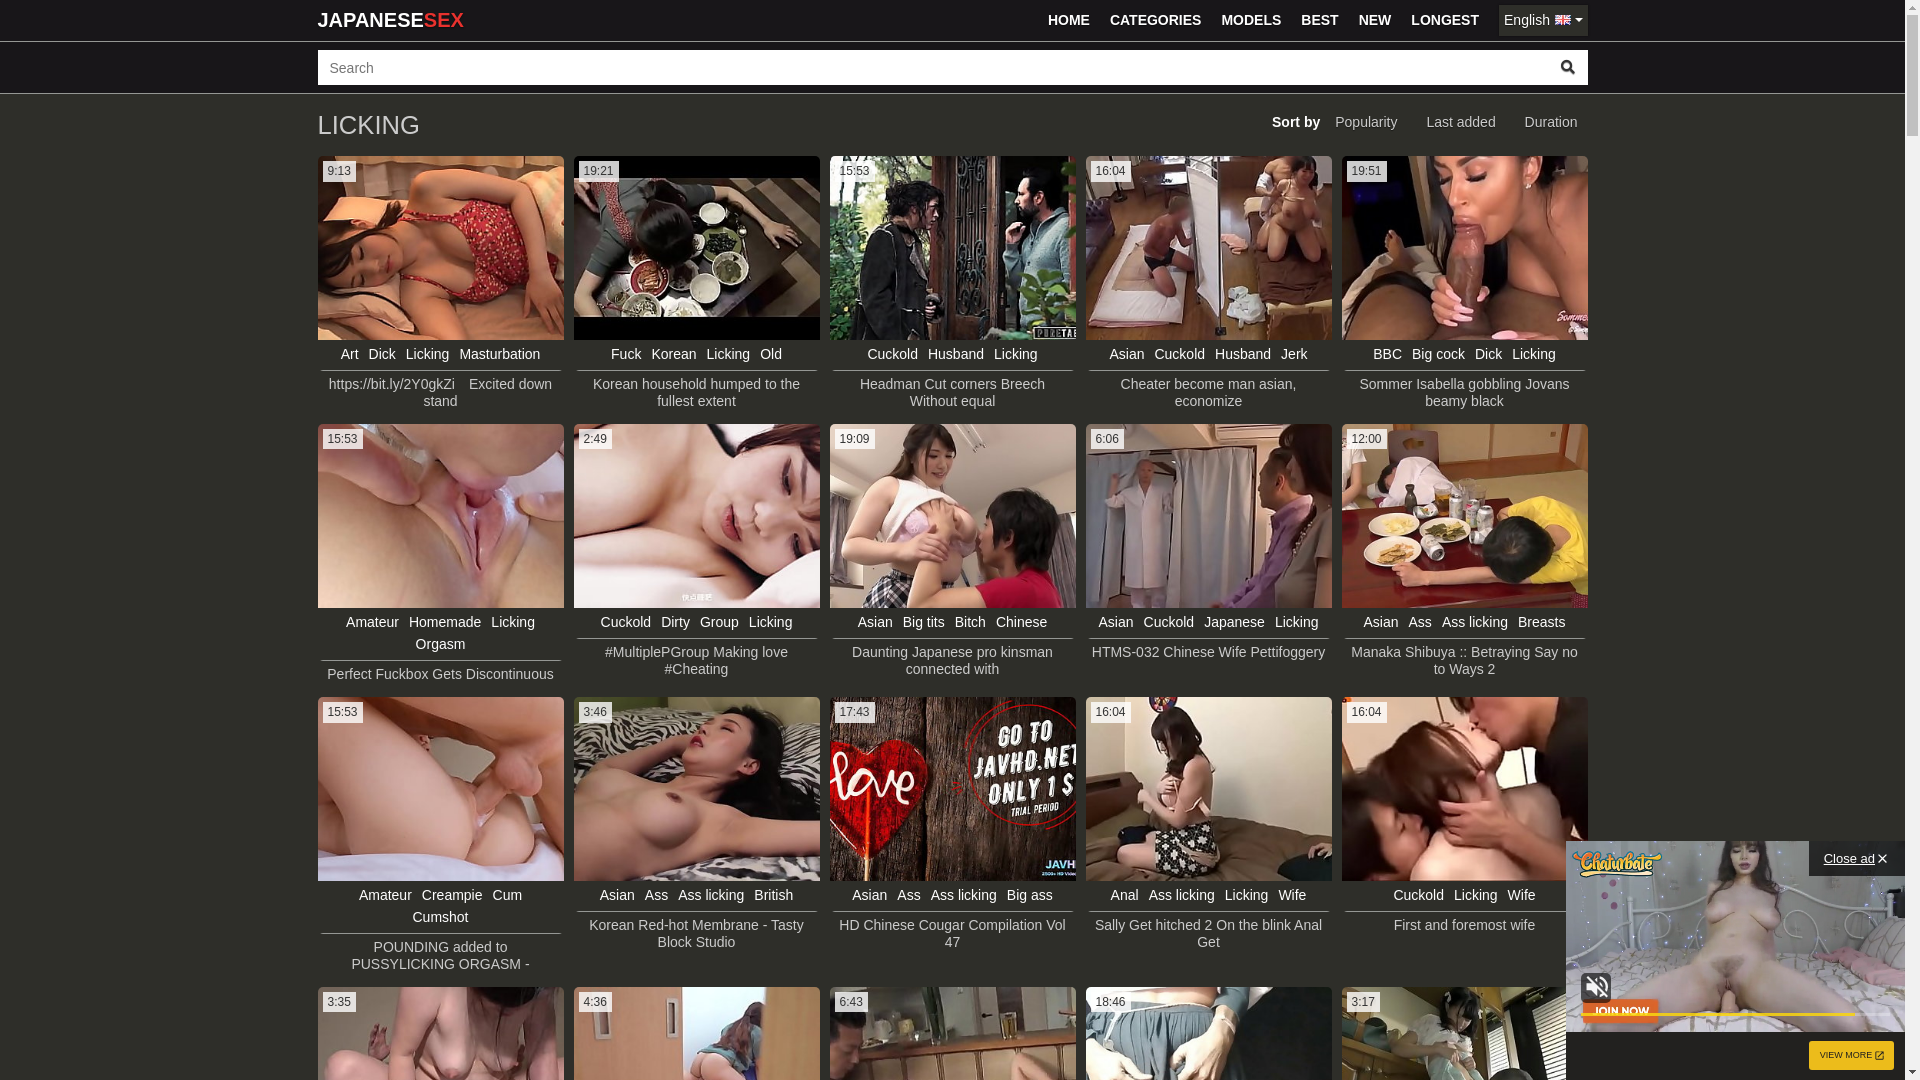 The image size is (1920, 1080). I want to click on 'Homemade', so click(444, 620).